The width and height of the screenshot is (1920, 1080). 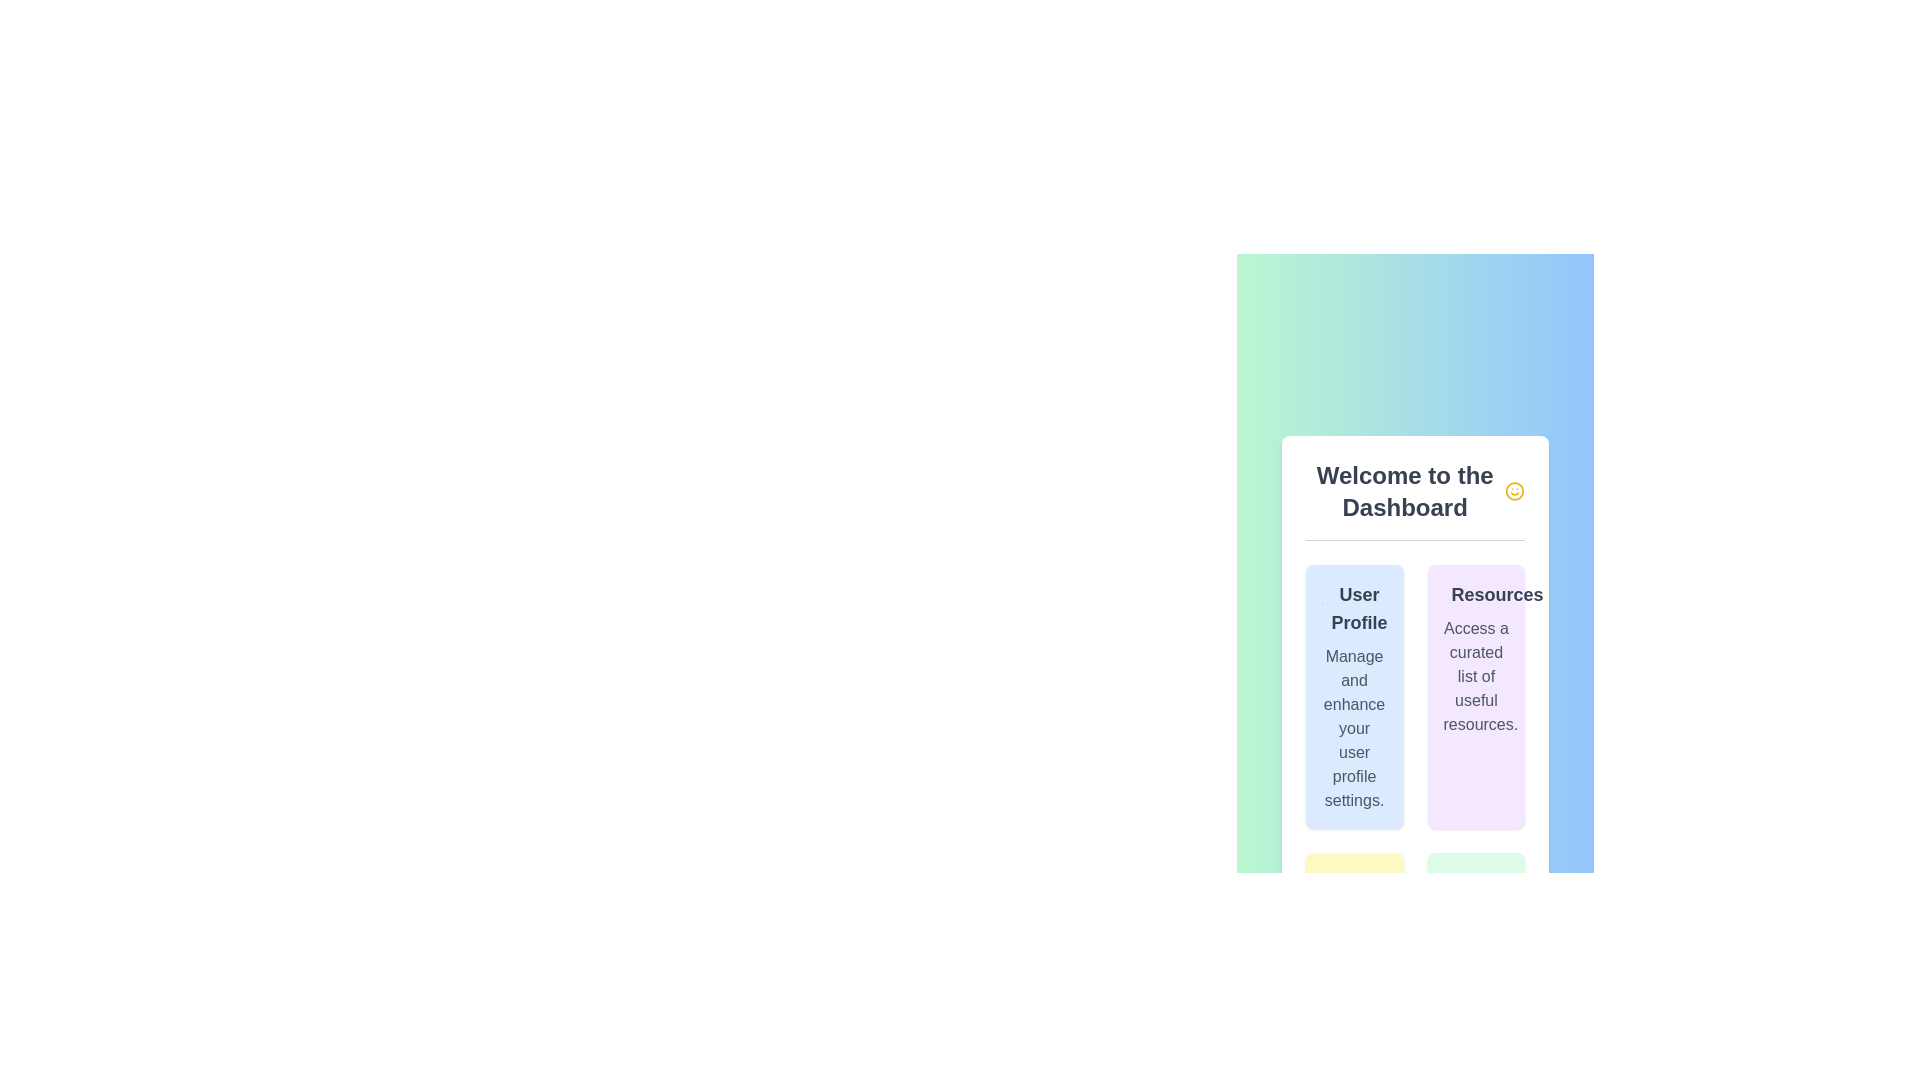 What do you see at coordinates (1404, 491) in the screenshot?
I see `the bold, large gray text header 'Welcome to the Dashboard' located at the top area of the interface, preceding a yellow smiley icon` at bounding box center [1404, 491].